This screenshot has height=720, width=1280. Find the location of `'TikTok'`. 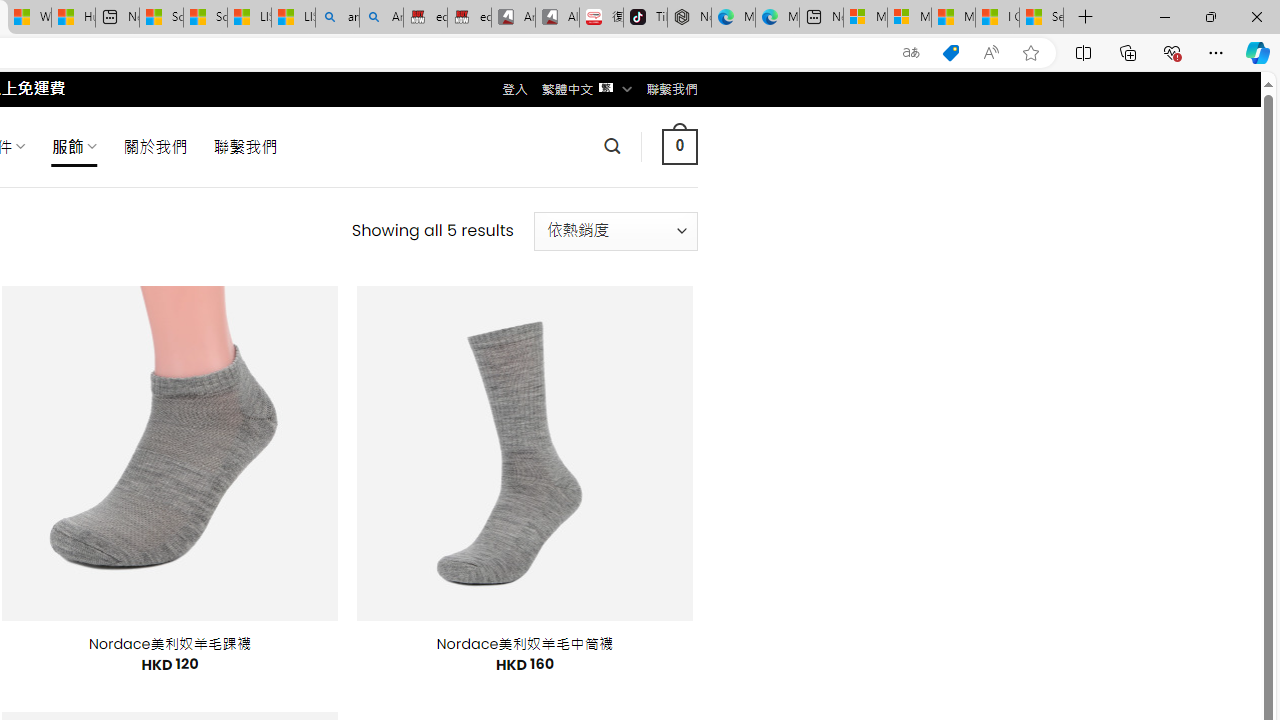

'TikTok' is located at coordinates (645, 17).